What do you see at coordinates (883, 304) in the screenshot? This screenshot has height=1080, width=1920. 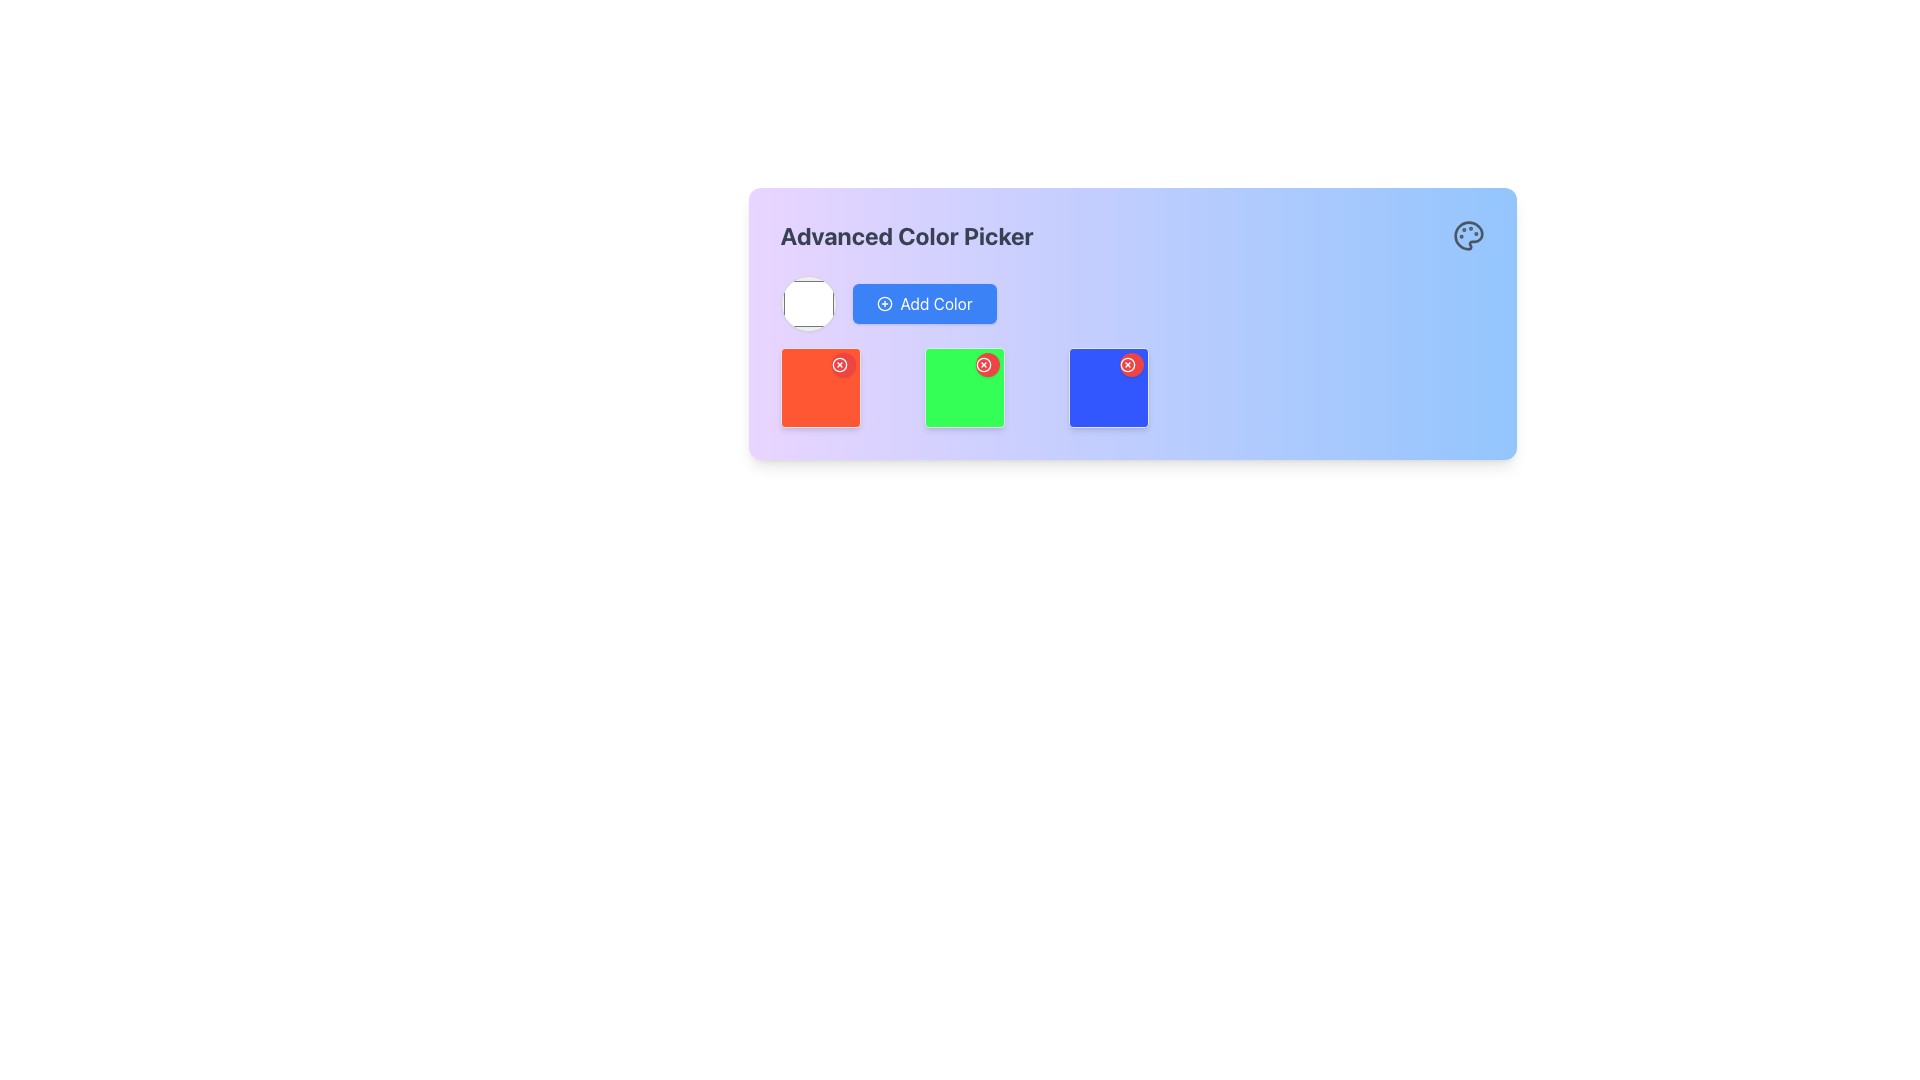 I see `the '+' icon located to the left of the 'Add Color' button in the top-center section of the interface` at bounding box center [883, 304].